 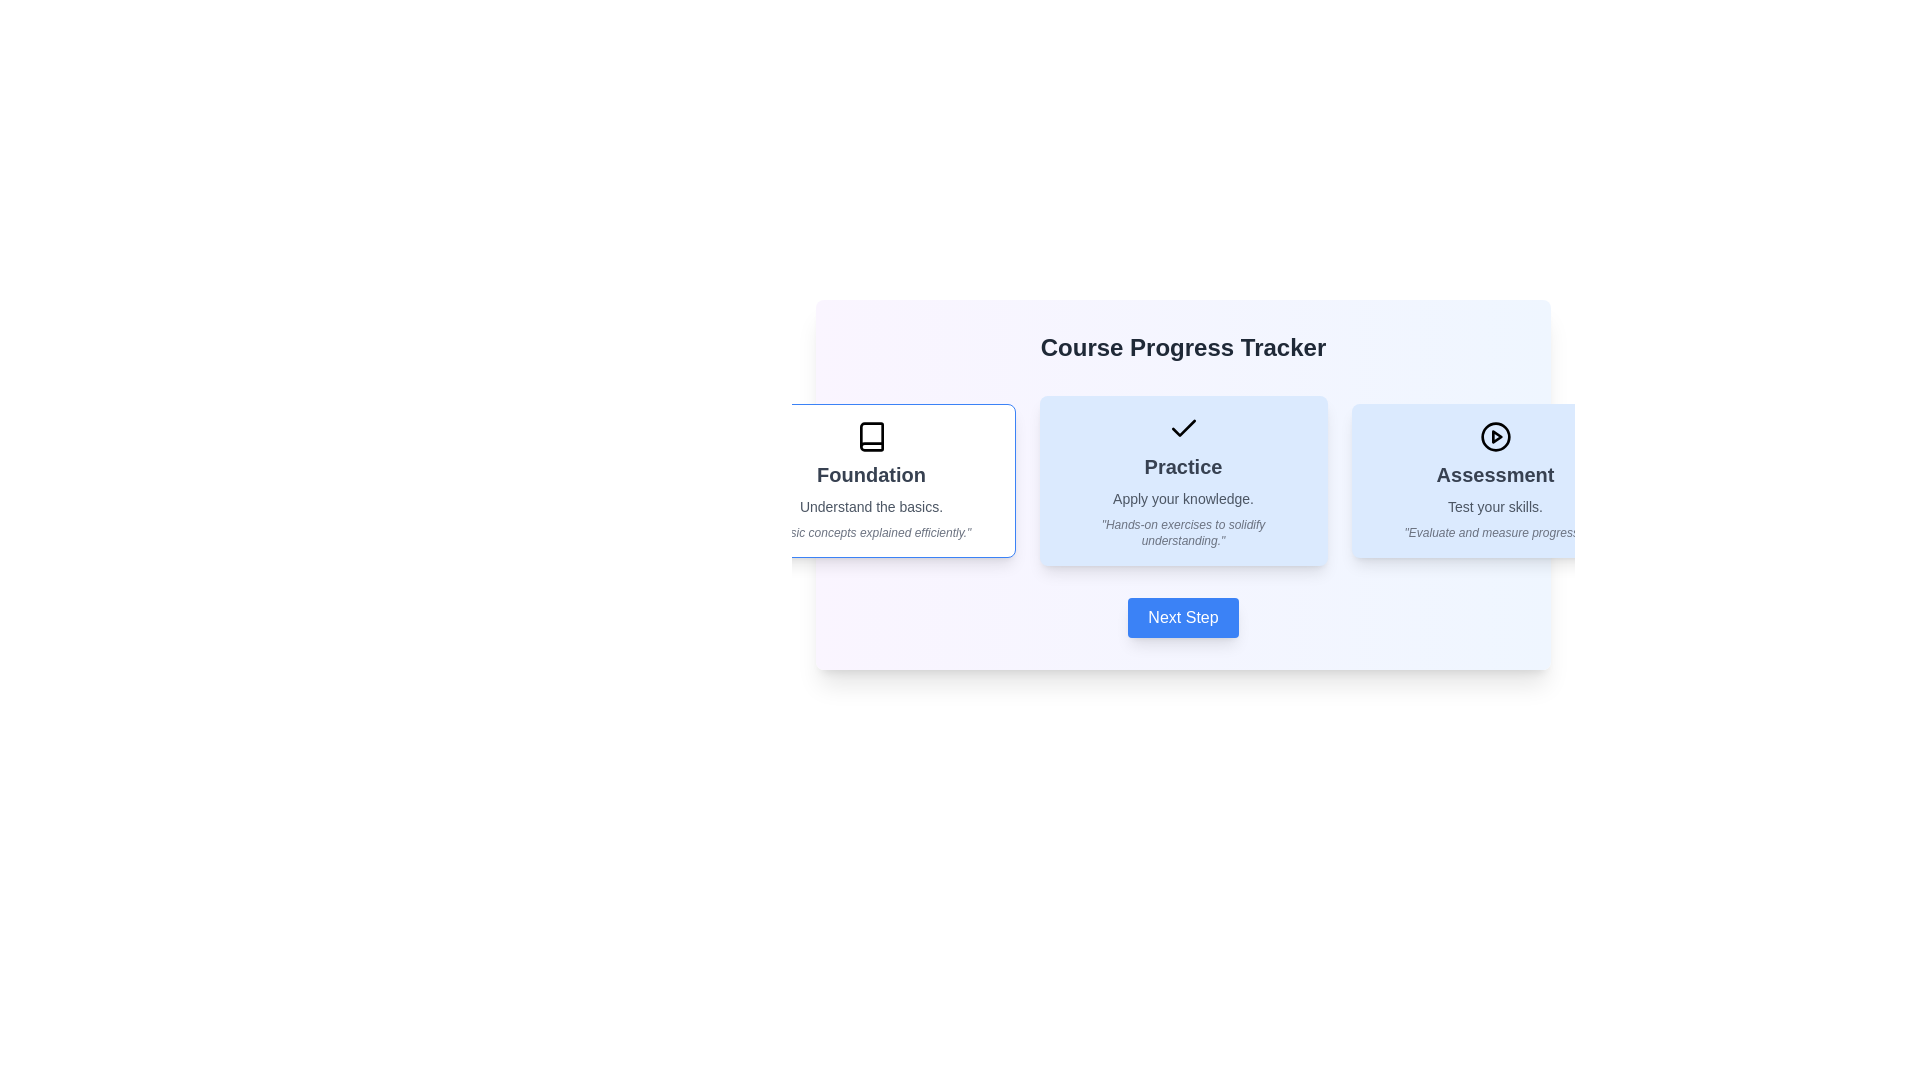 I want to click on the play-button-like graphical icon located in the 'Assessment' section, which is centered within a circular icon positioned to the right of the 'Practice' section, so click(x=1496, y=435).